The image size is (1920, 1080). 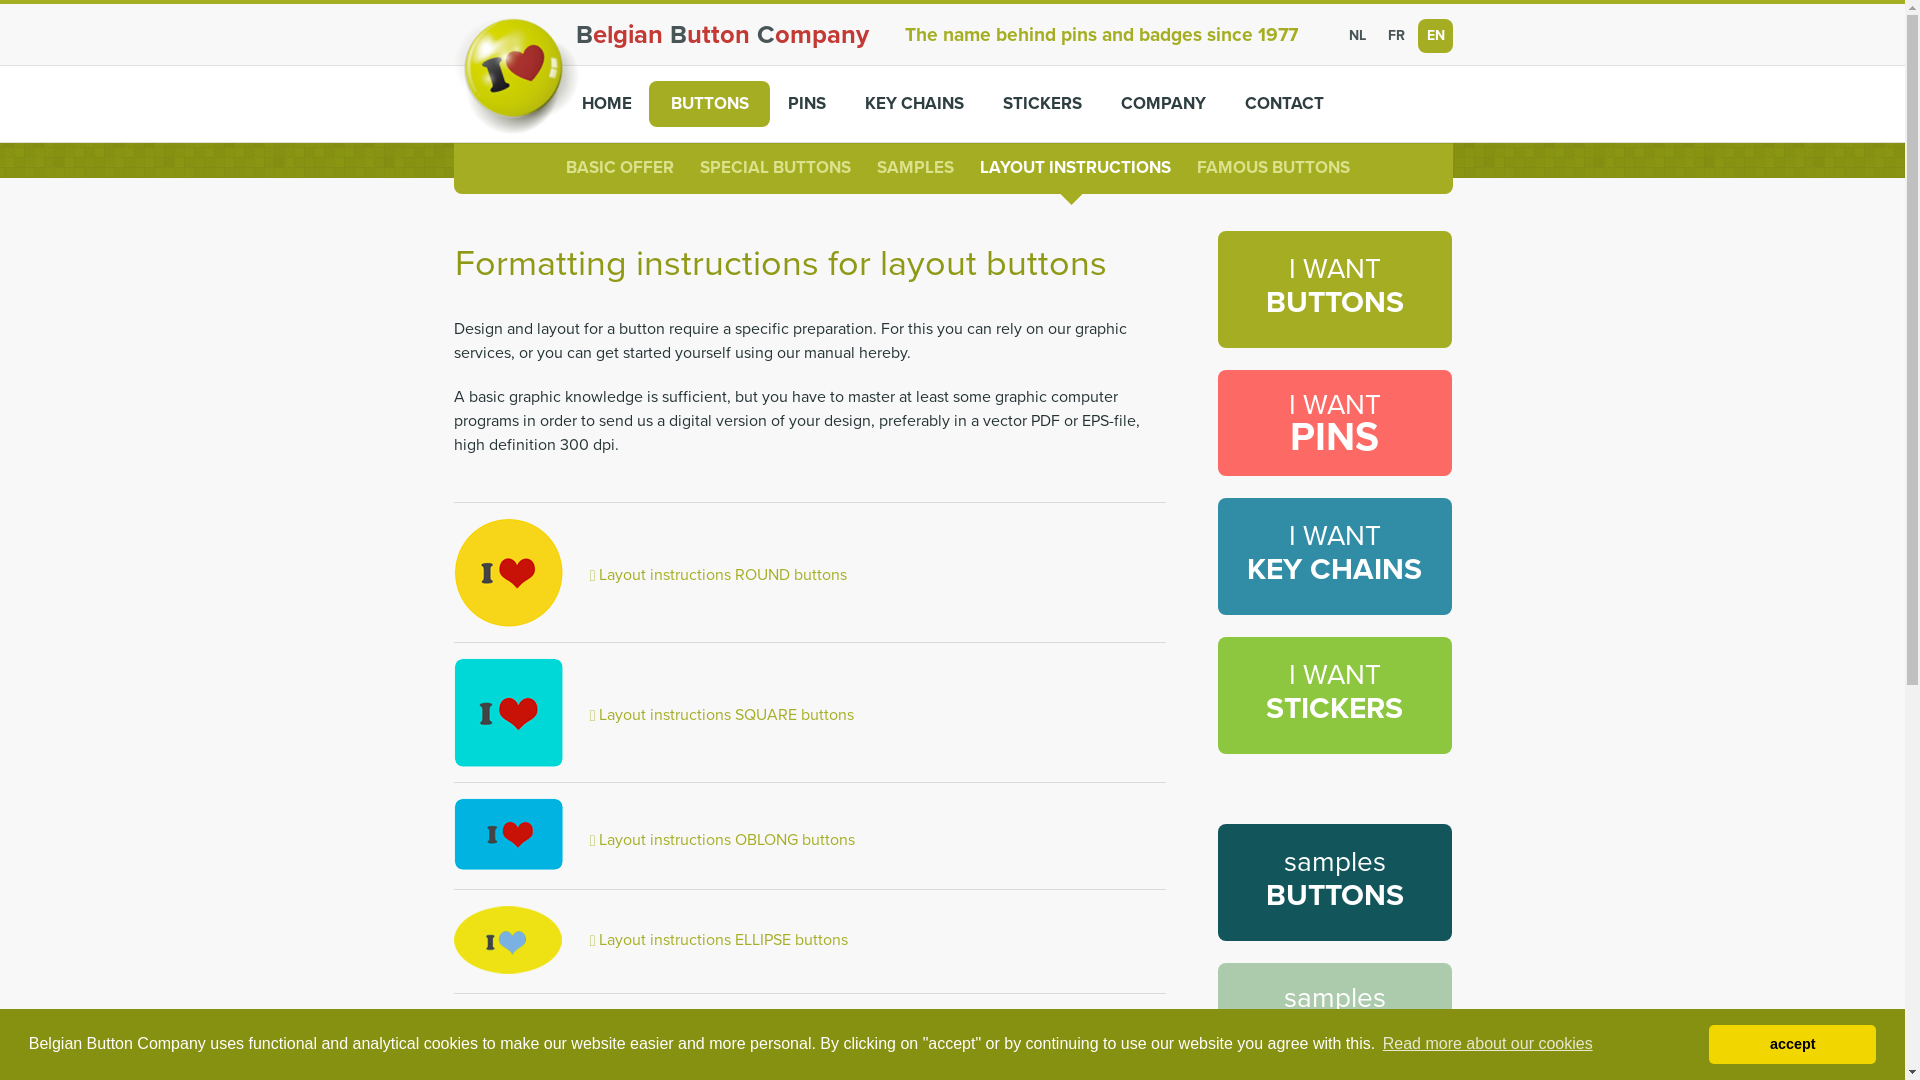 What do you see at coordinates (1334, 881) in the screenshot?
I see `'samples` at bounding box center [1334, 881].